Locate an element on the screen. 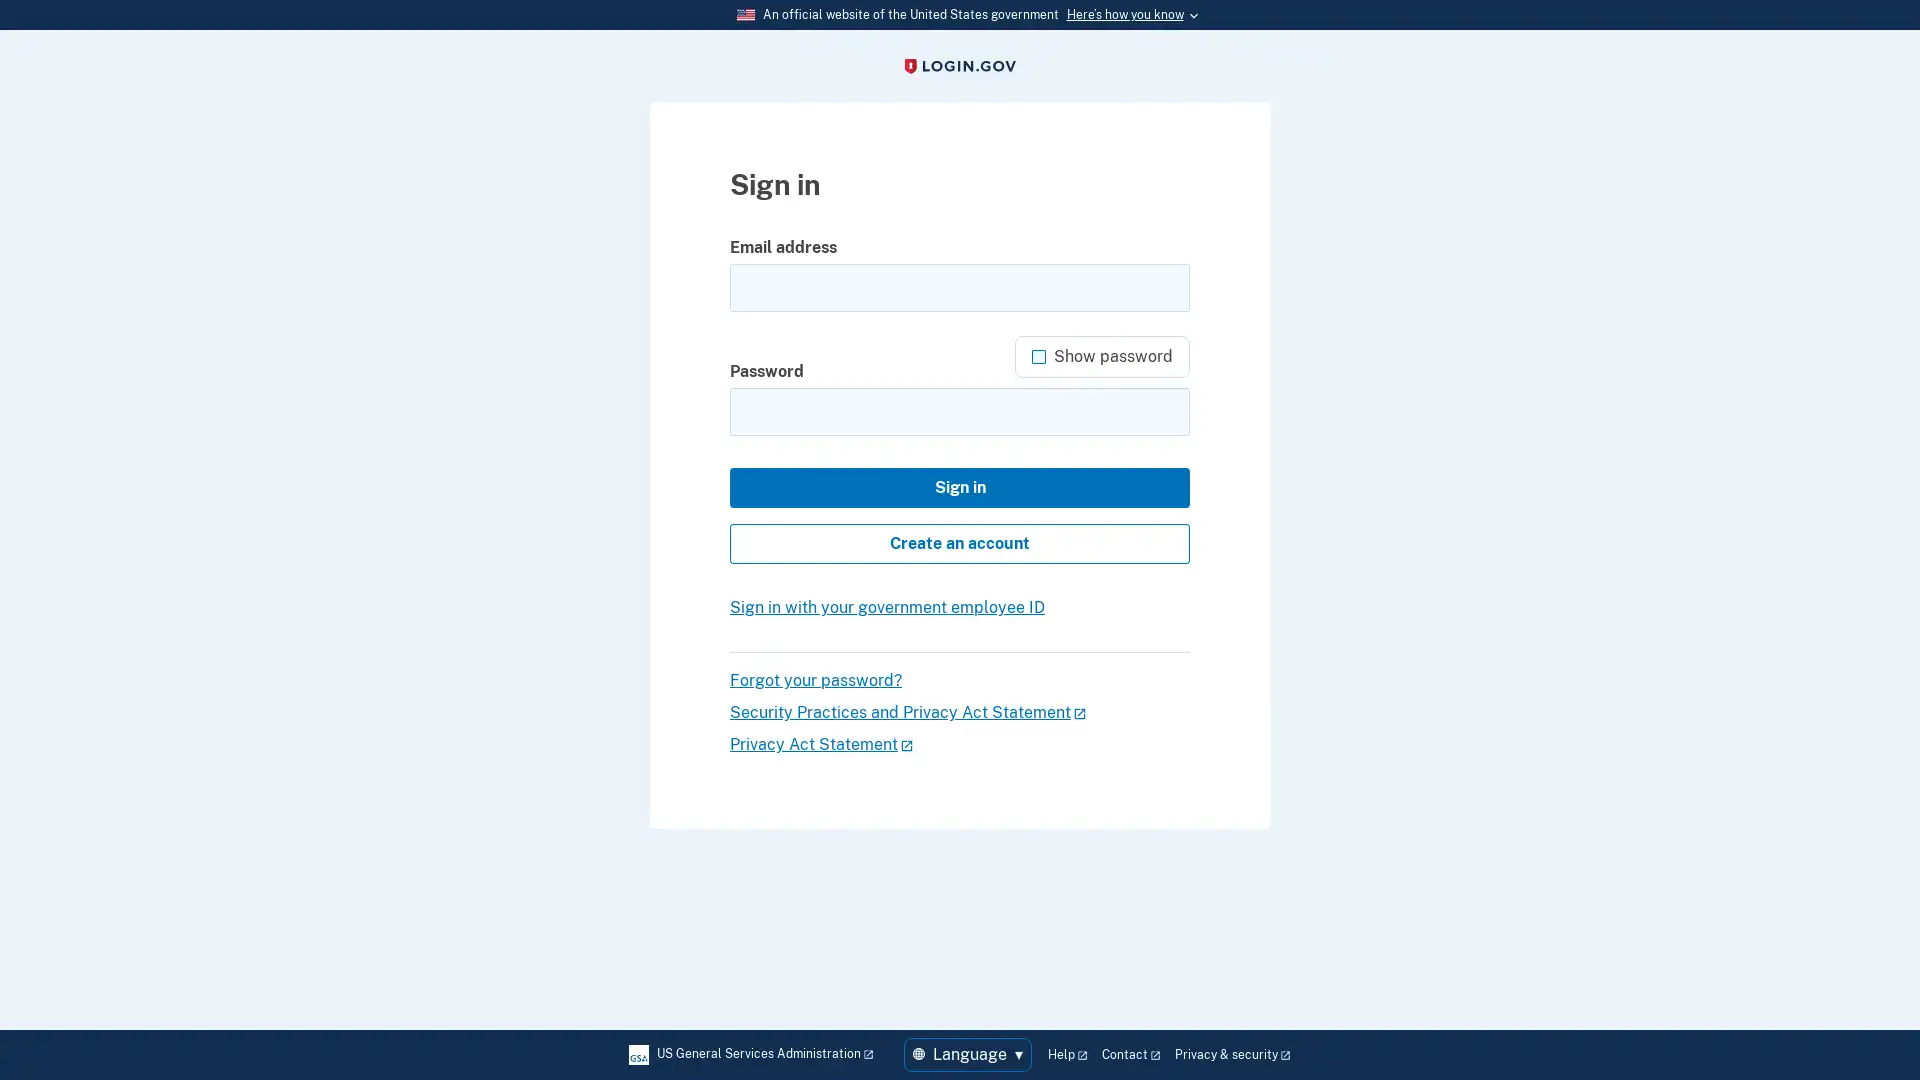 This screenshot has height=1080, width=1920. Language is located at coordinates (968, 1054).